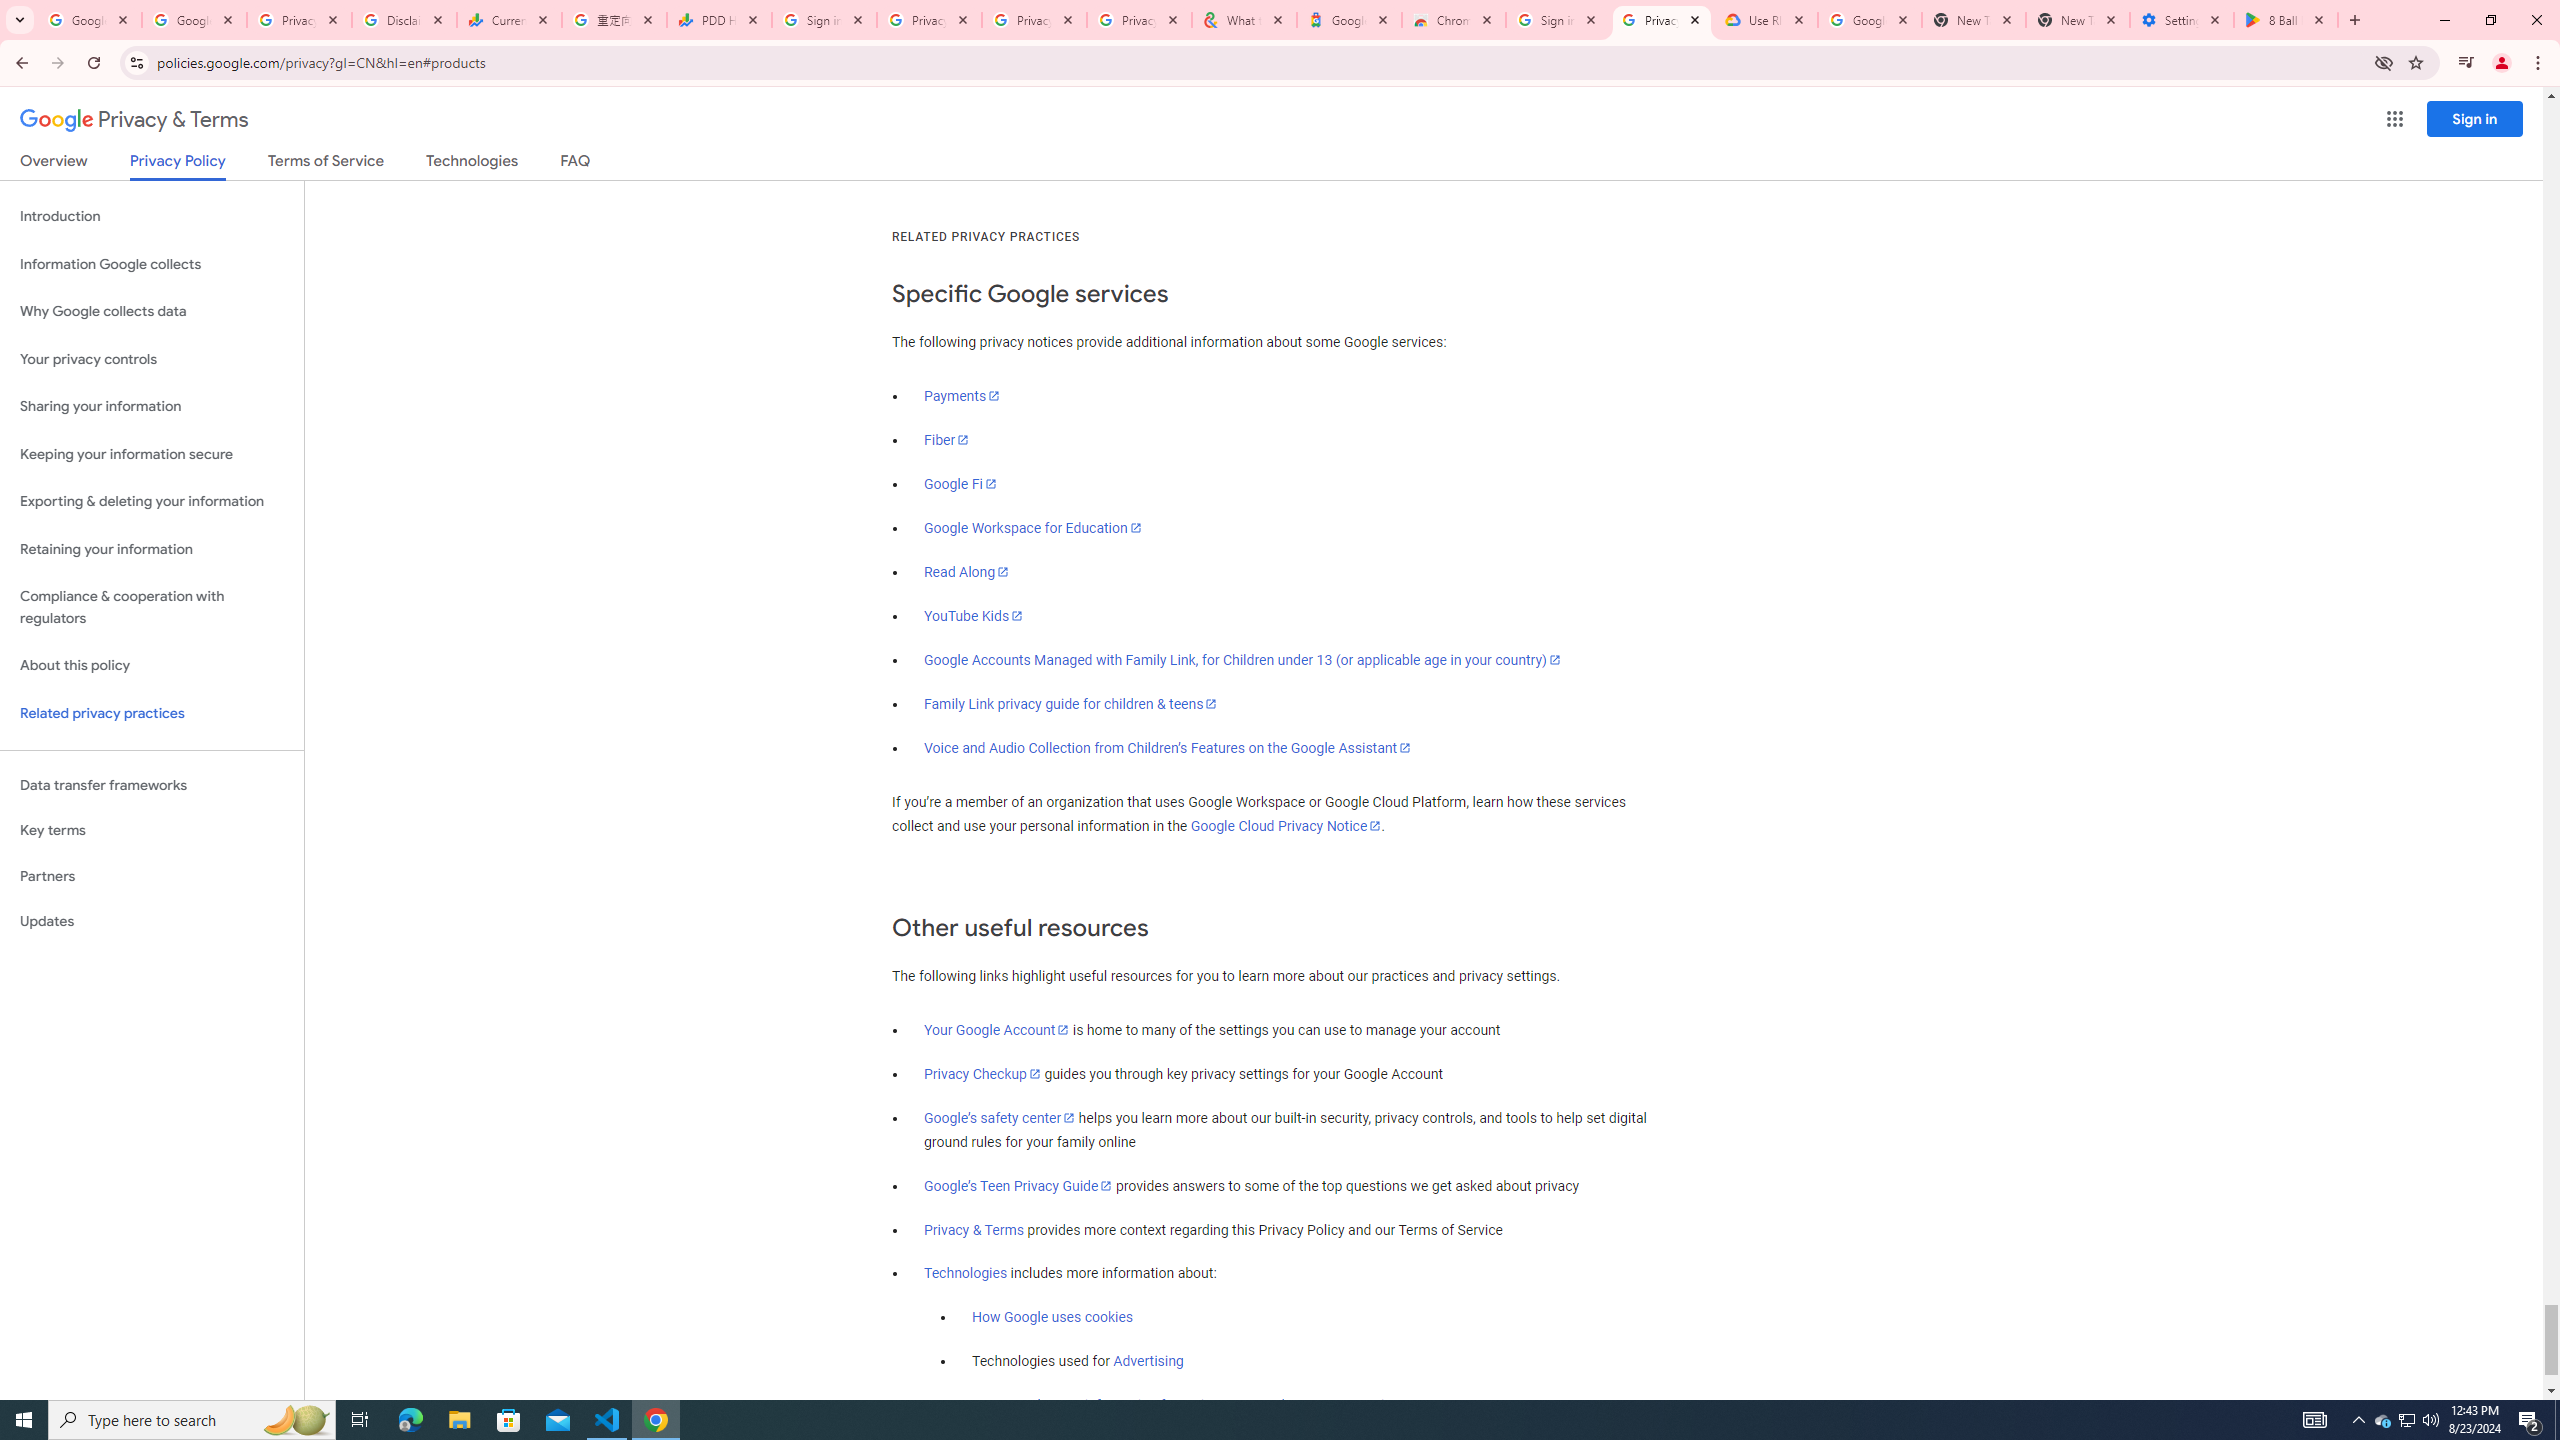 This screenshot has width=2560, height=1440. I want to click on '8 Ball Pool - Apps on Google Play', so click(2286, 19).